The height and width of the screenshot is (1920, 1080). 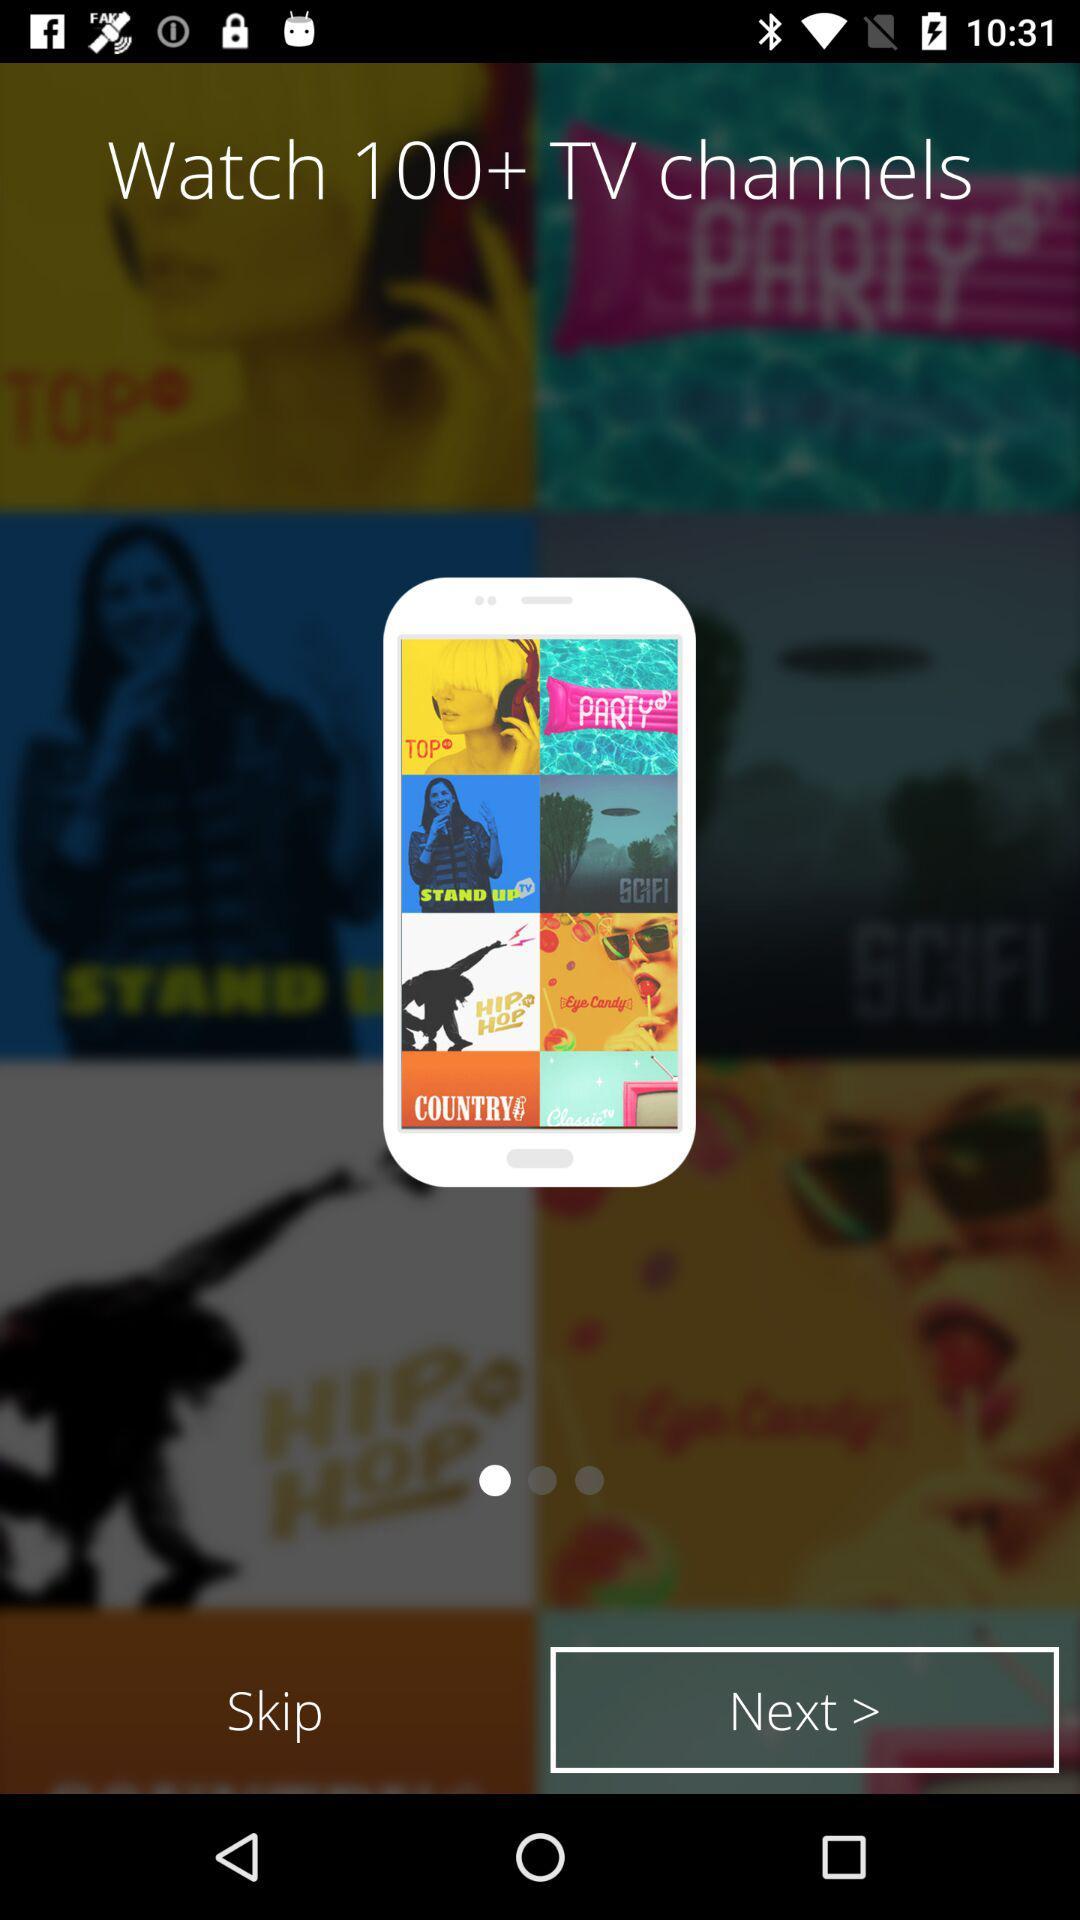 What do you see at coordinates (275, 1708) in the screenshot?
I see `icon next to next > item` at bounding box center [275, 1708].